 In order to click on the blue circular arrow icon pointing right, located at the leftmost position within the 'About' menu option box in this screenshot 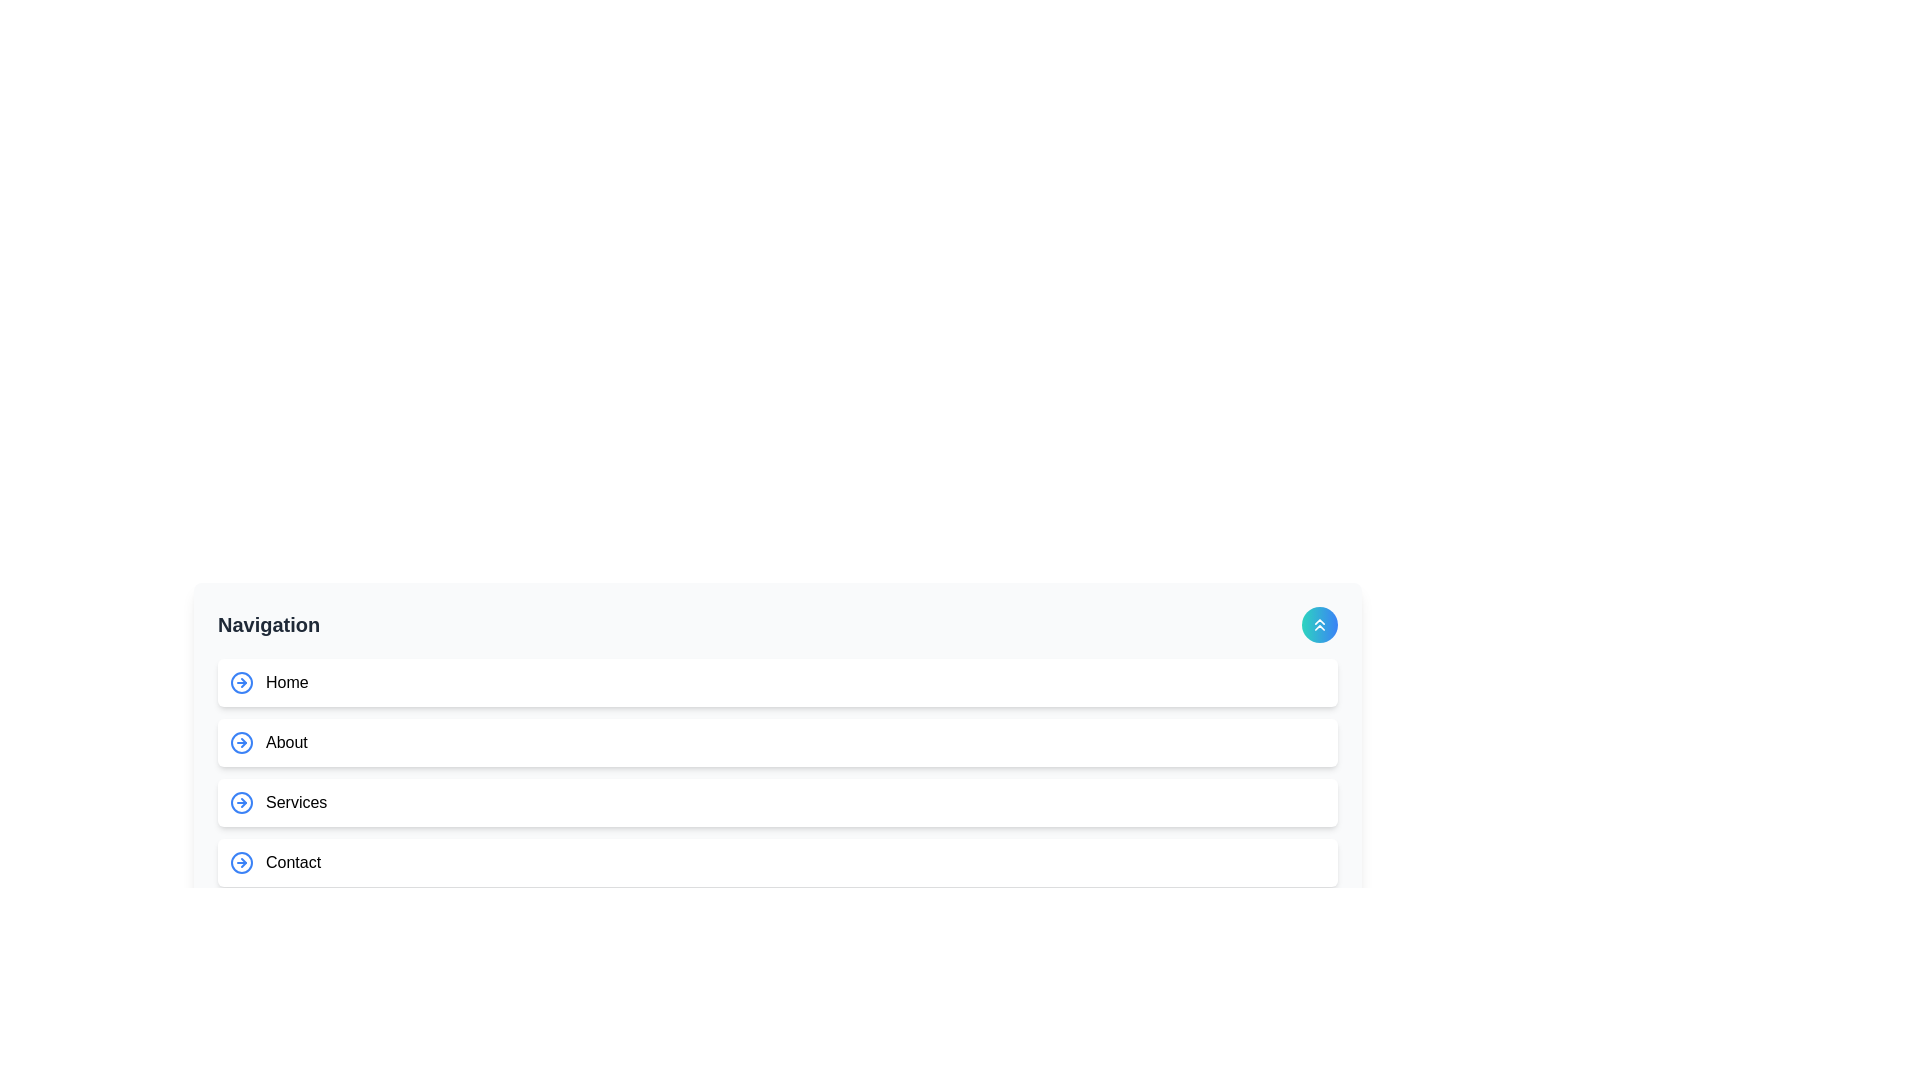, I will do `click(240, 743)`.